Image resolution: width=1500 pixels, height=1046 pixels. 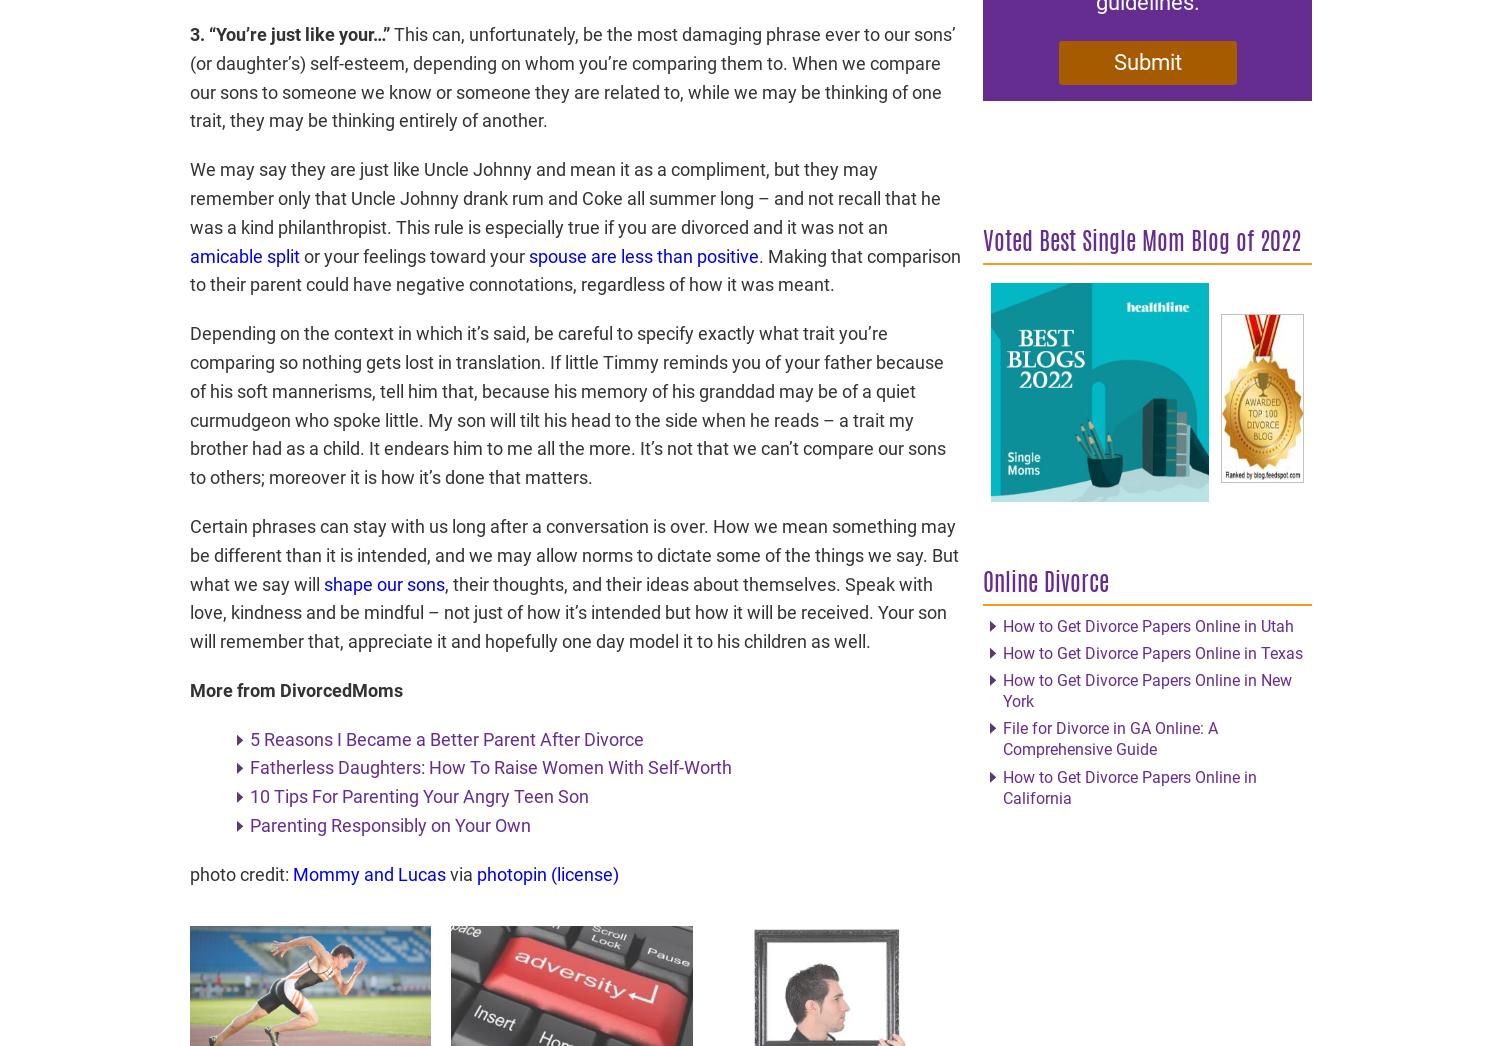 What do you see at coordinates (1109, 737) in the screenshot?
I see `'File for Divorce in GA Online: A Comprehensive Guide'` at bounding box center [1109, 737].